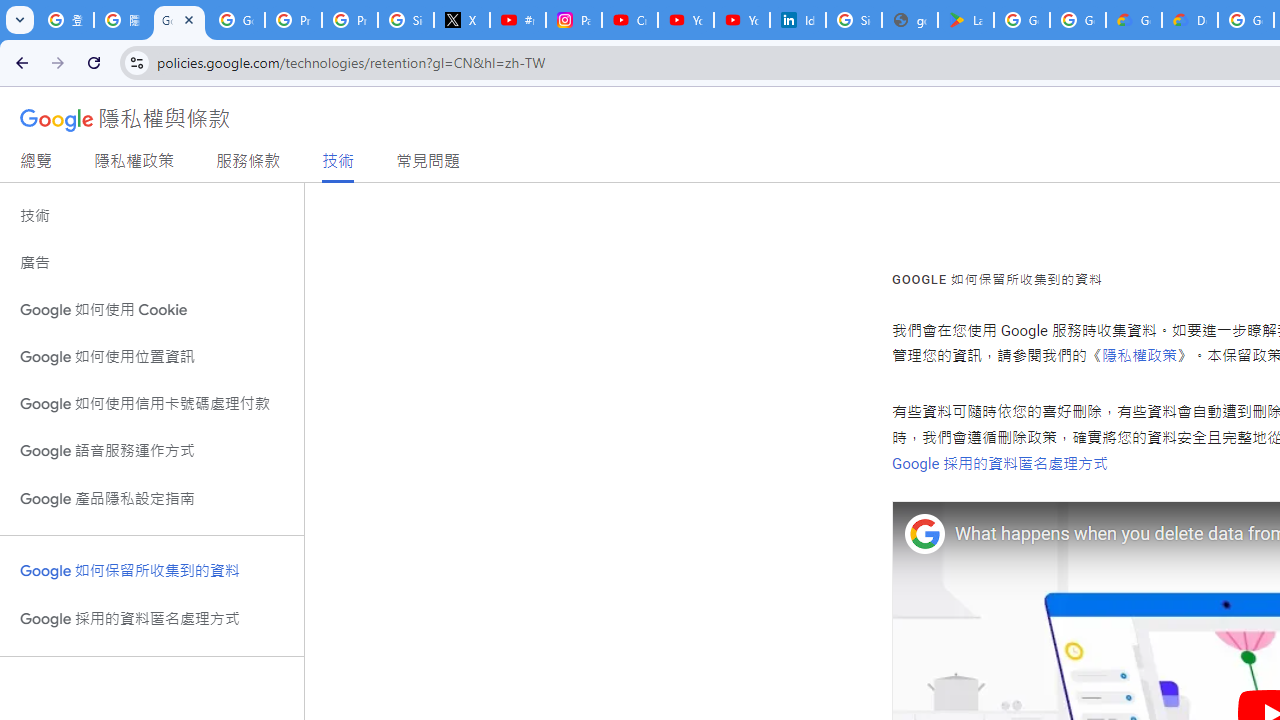 This screenshot has width=1280, height=720. I want to click on 'Government | Google Cloud', so click(1134, 20).